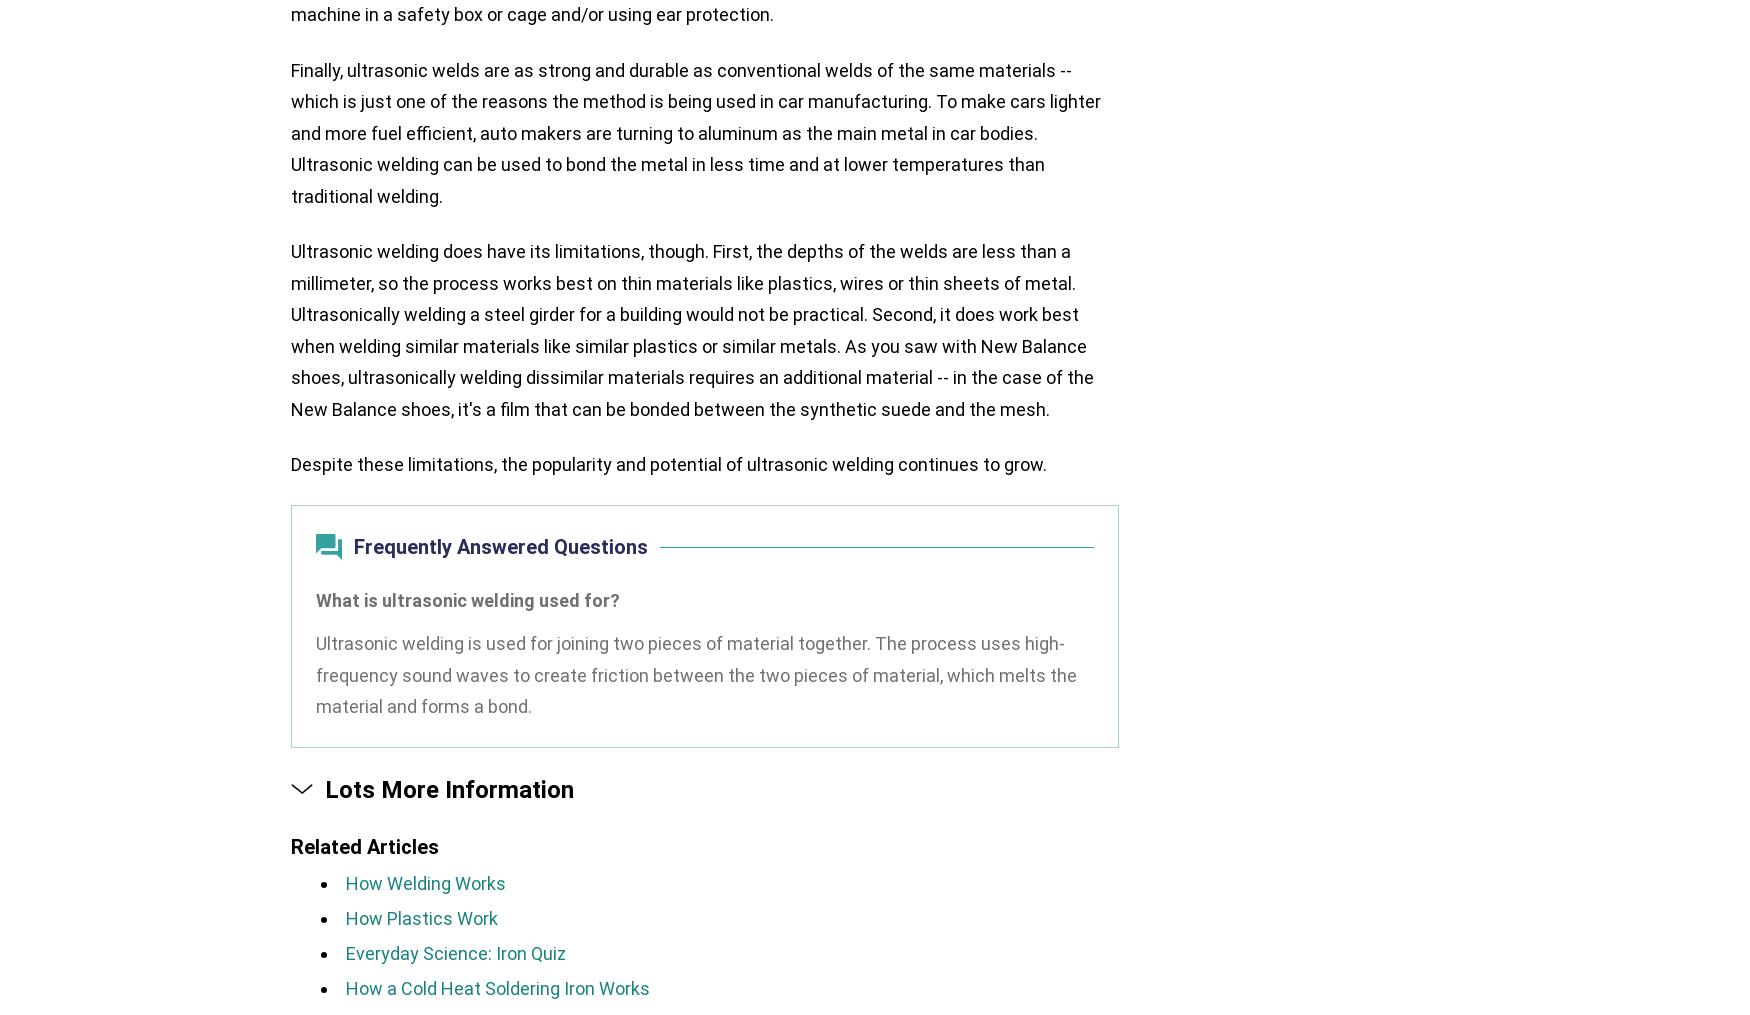 This screenshot has width=1750, height=1015. Describe the element at coordinates (420, 916) in the screenshot. I see `'How Plastics Work'` at that location.